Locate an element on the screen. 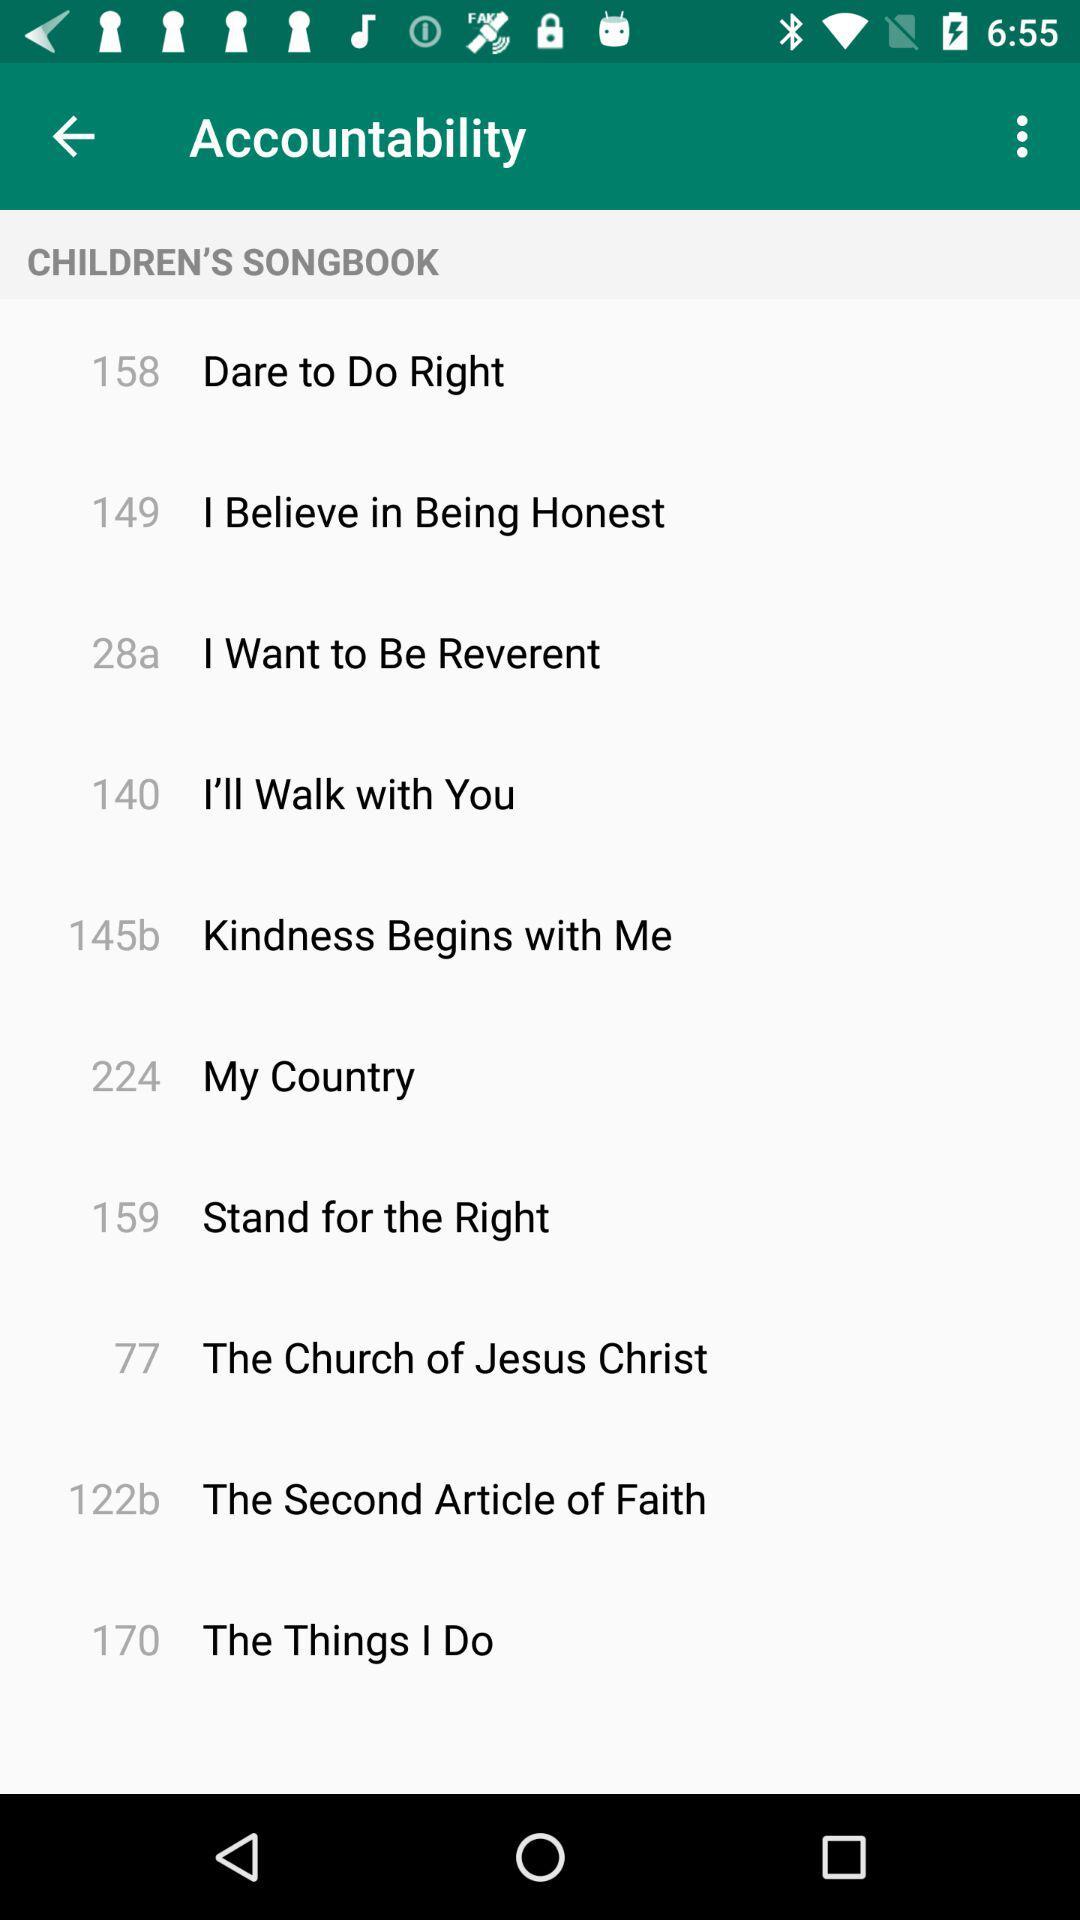  the item next to accountability icon is located at coordinates (1027, 135).